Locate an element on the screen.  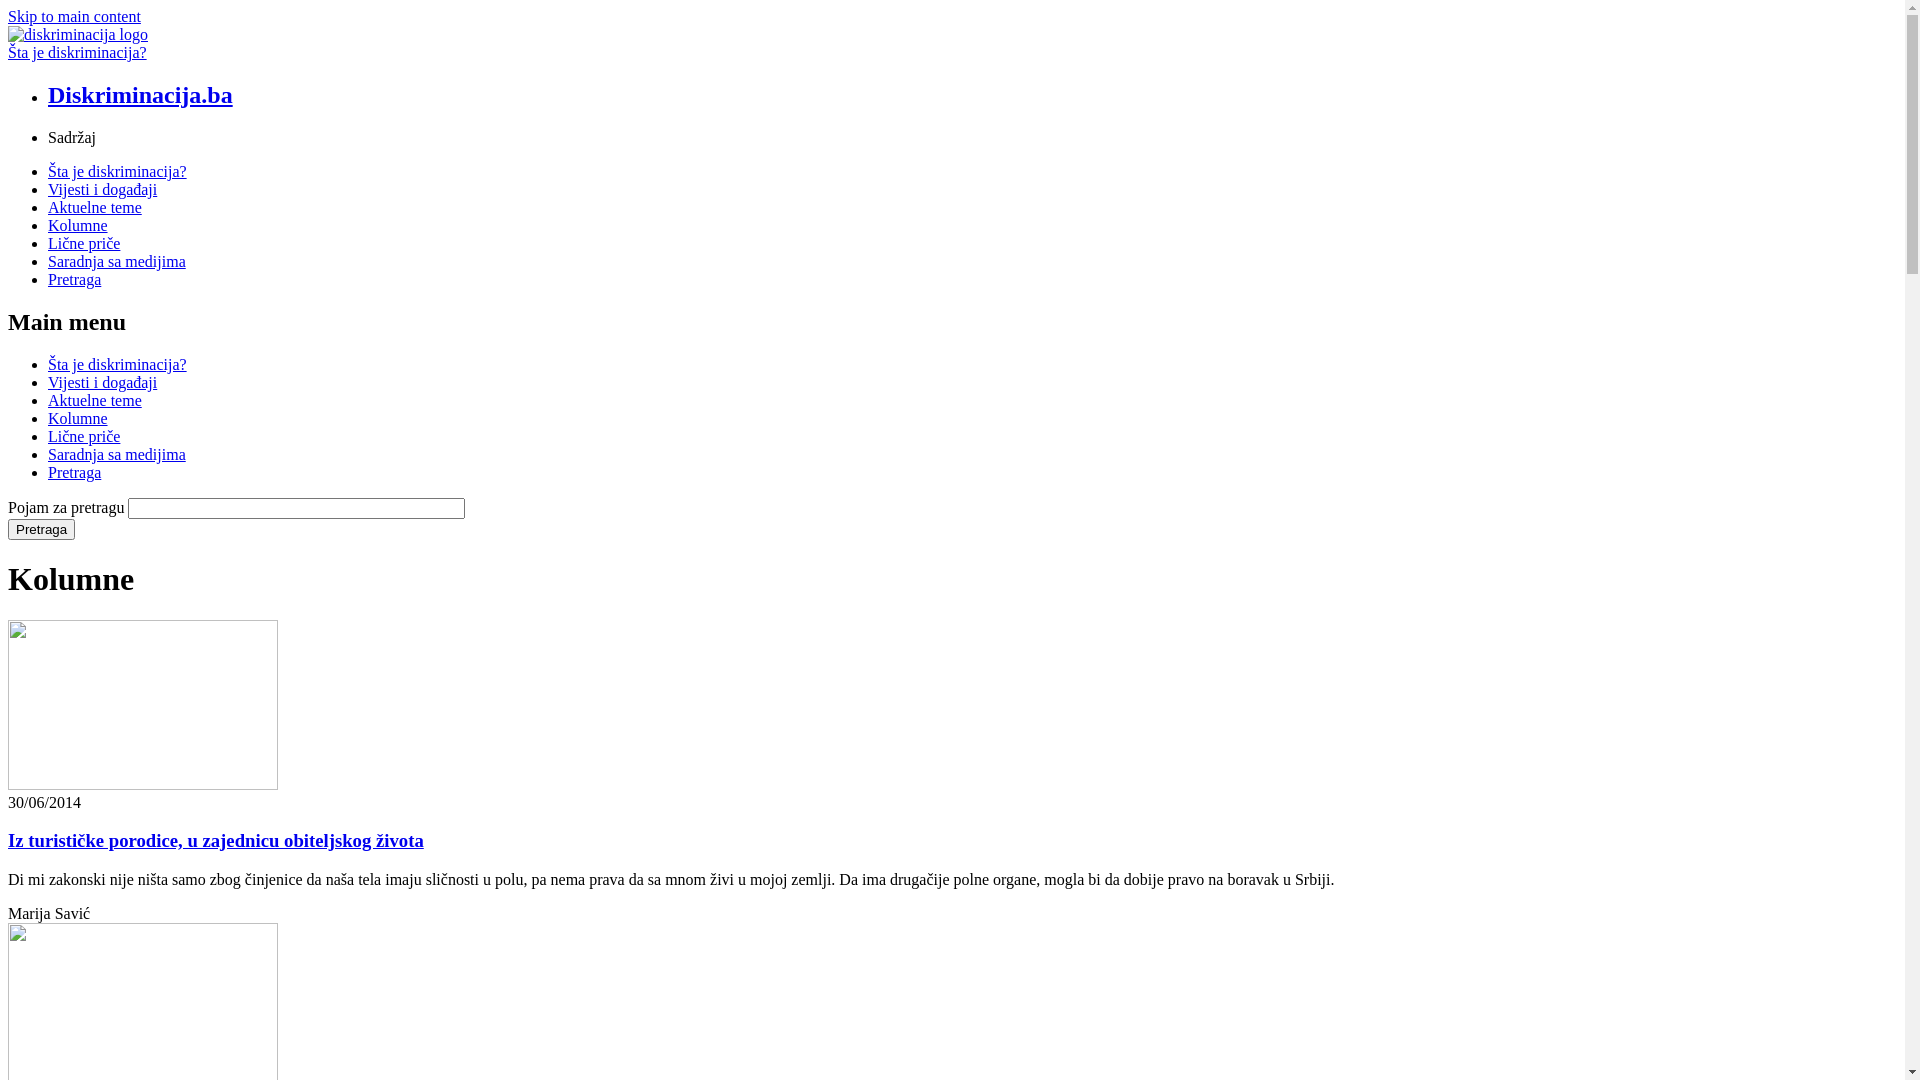
'Saradnja sa medijima' is located at coordinates (115, 260).